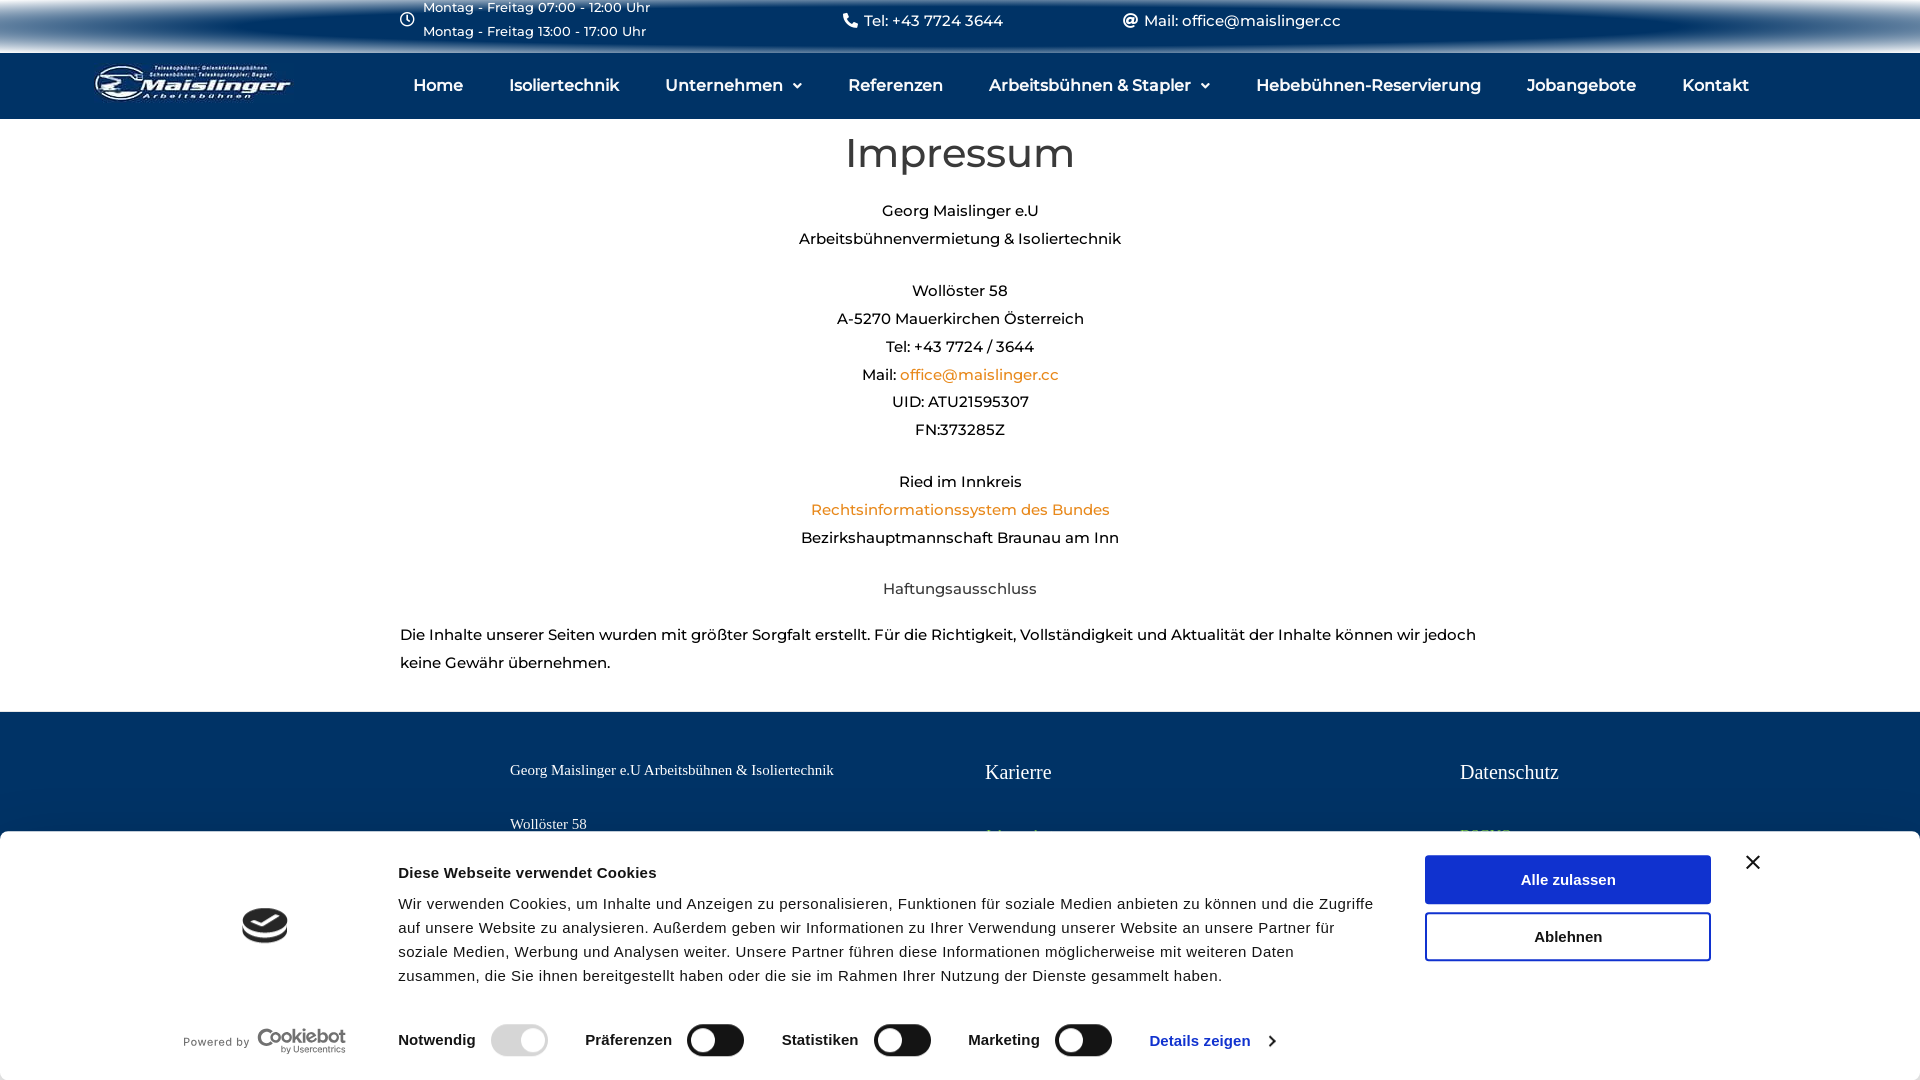 This screenshot has width=1920, height=1080. Describe the element at coordinates (833, 84) in the screenshot. I see `'Referenzen'` at that location.